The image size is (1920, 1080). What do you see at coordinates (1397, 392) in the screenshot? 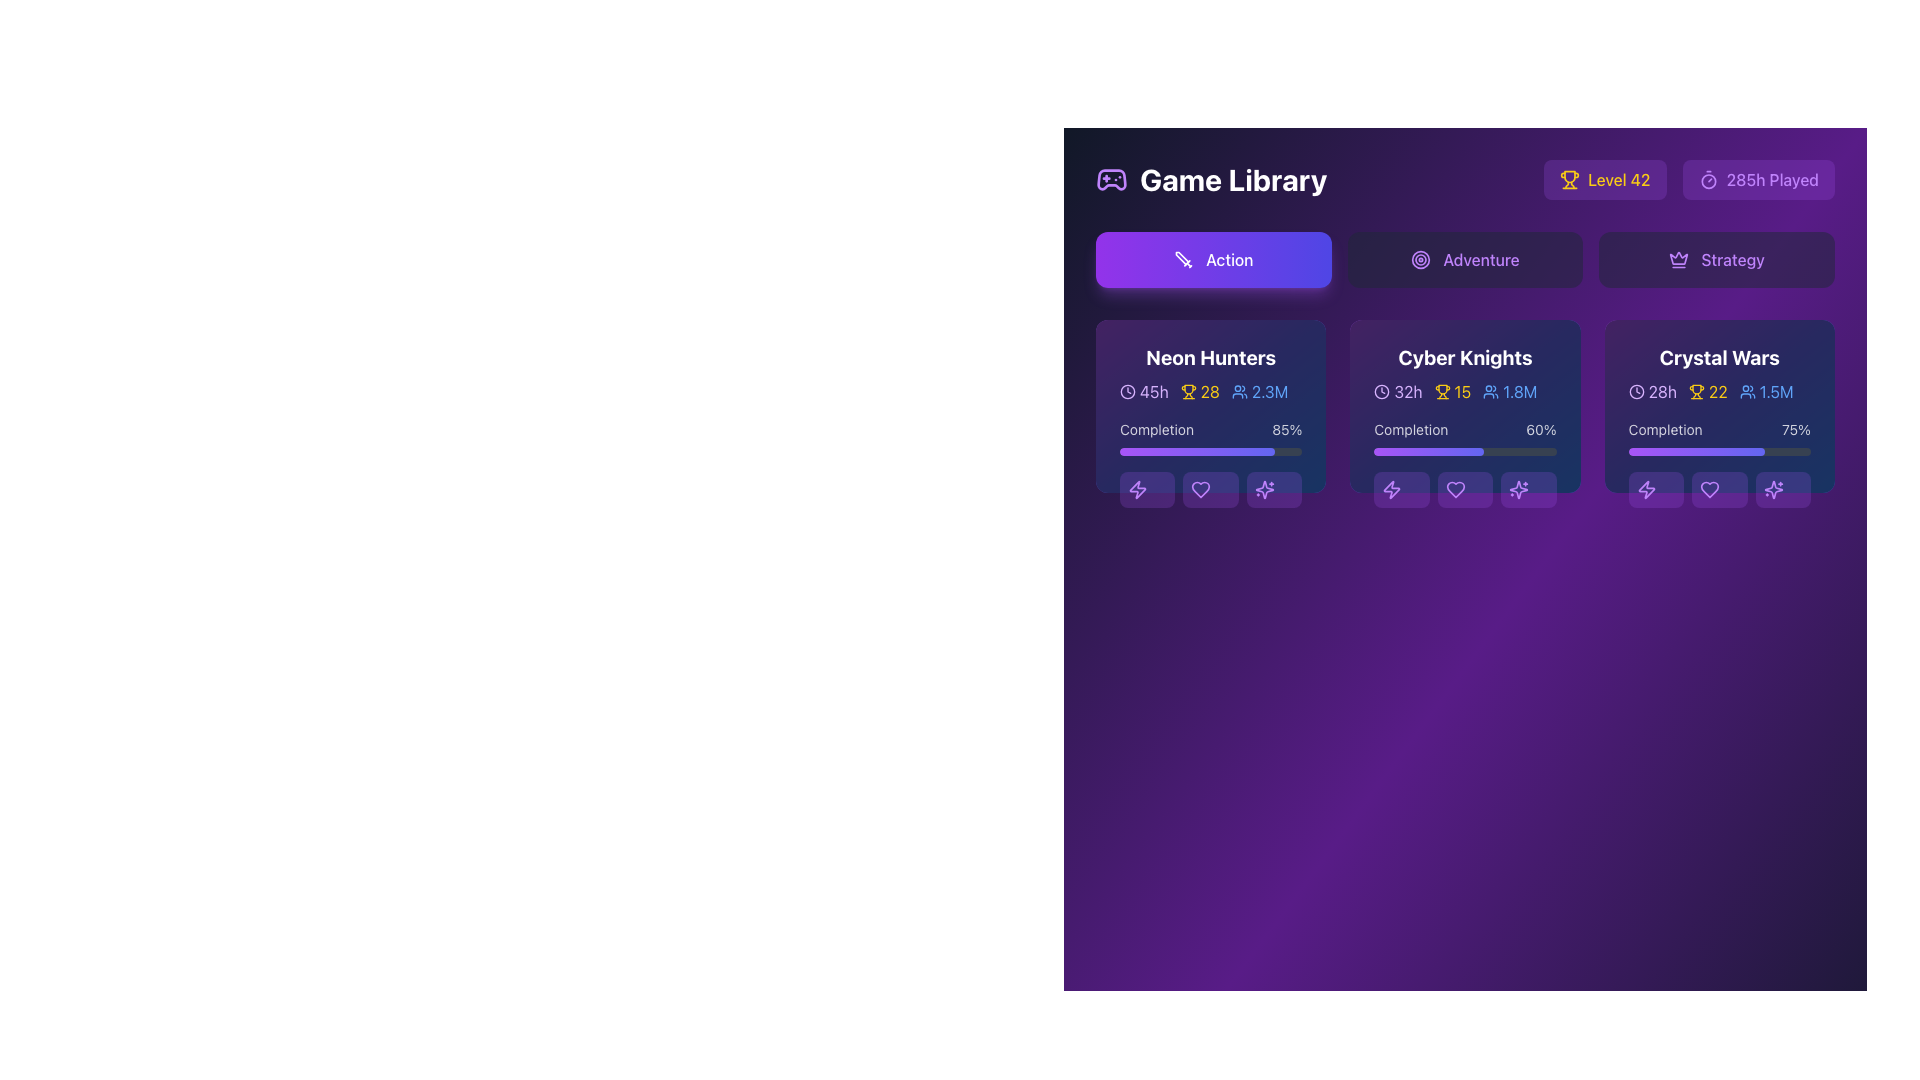
I see `the Text element displaying '32h' in the 'Cyber Knights' section, which is the leftmost item in its group and adjacent to a trophy icon labeled '15'` at bounding box center [1397, 392].